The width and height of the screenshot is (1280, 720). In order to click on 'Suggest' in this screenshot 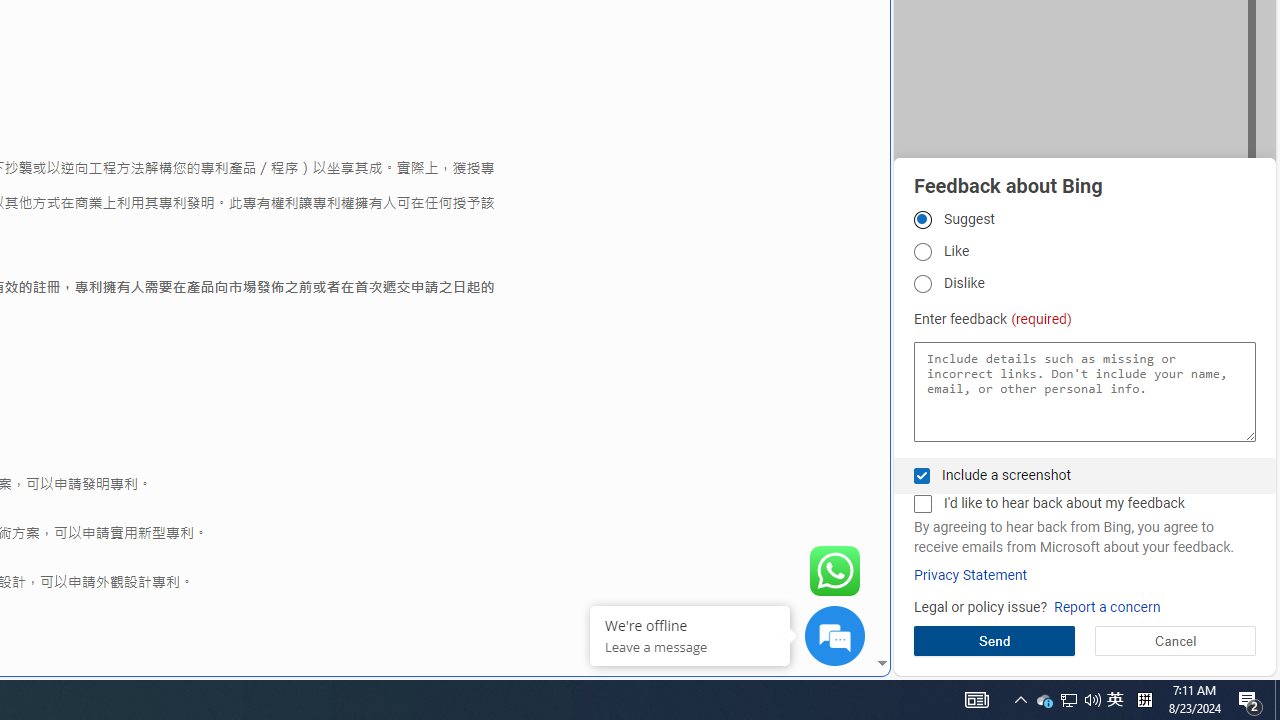, I will do `click(921, 219)`.